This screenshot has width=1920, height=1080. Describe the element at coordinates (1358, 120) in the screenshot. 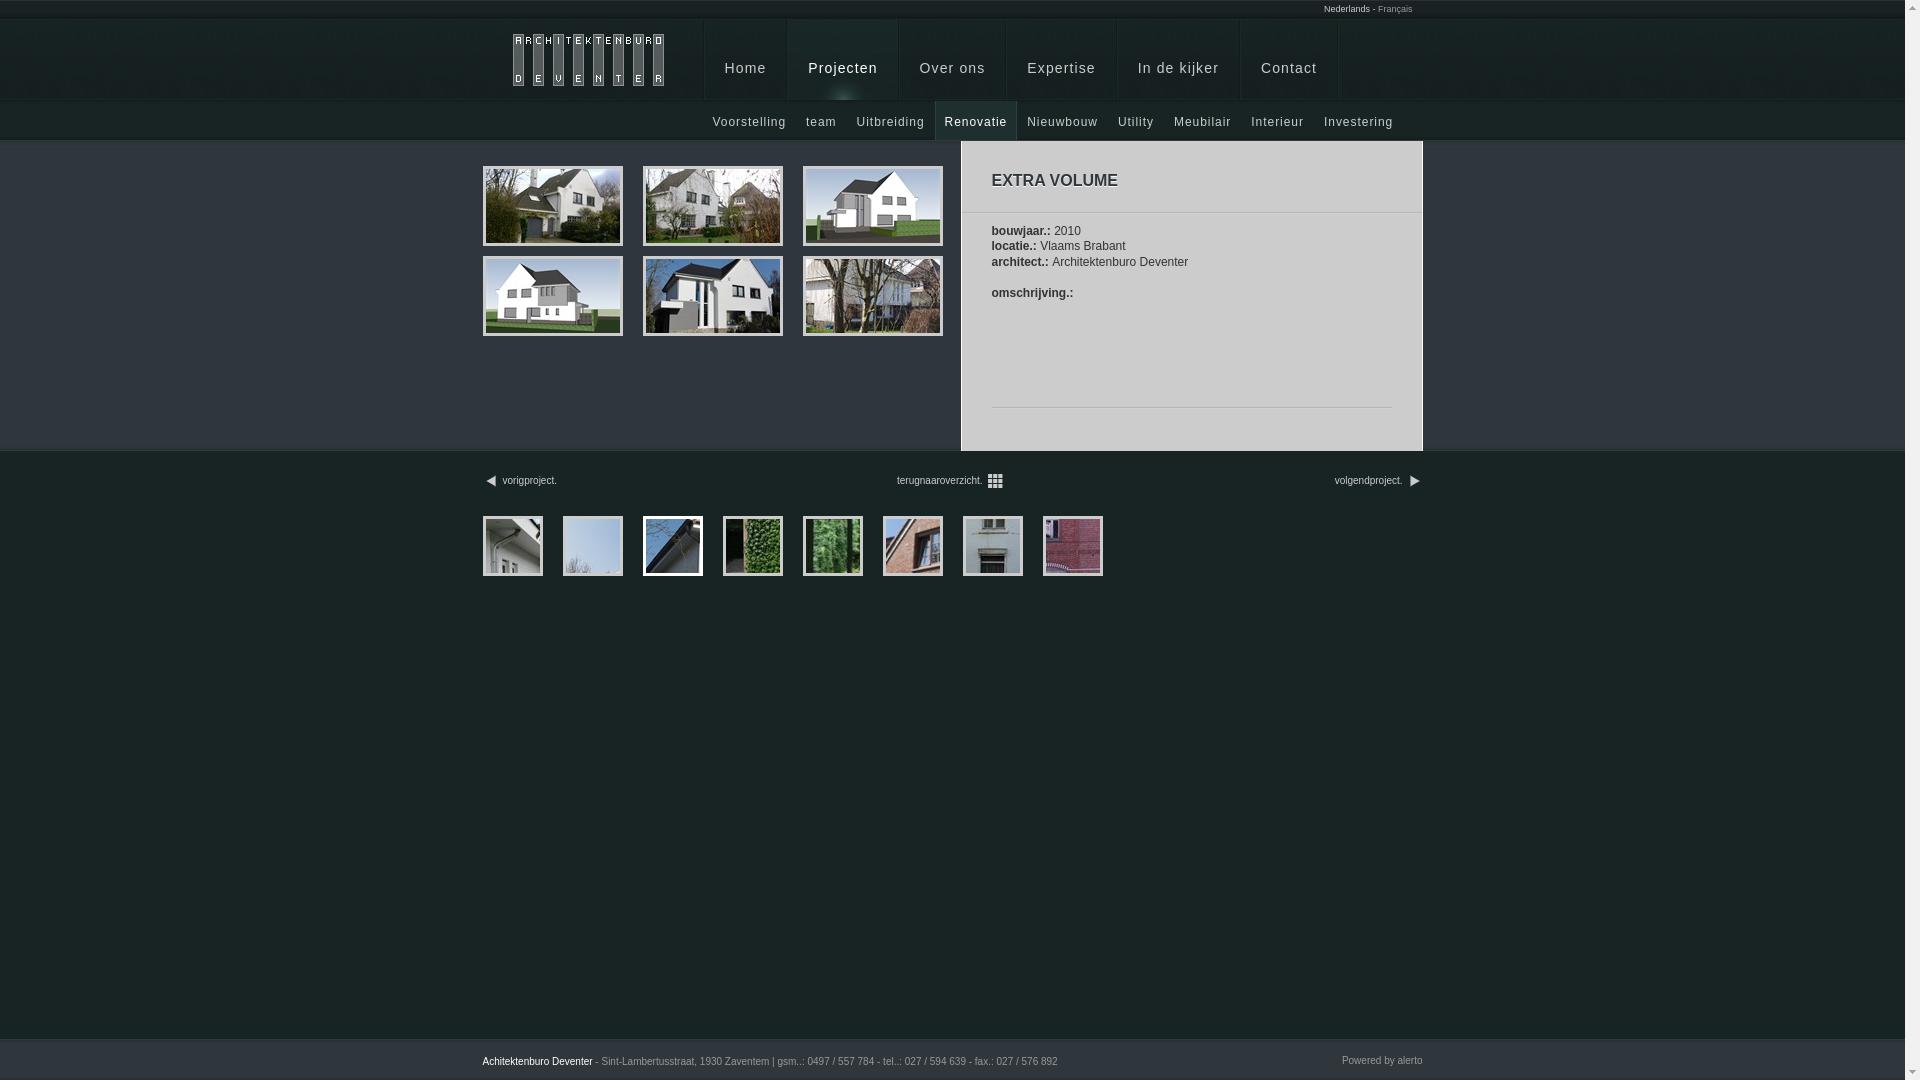

I see `'Investering'` at that location.